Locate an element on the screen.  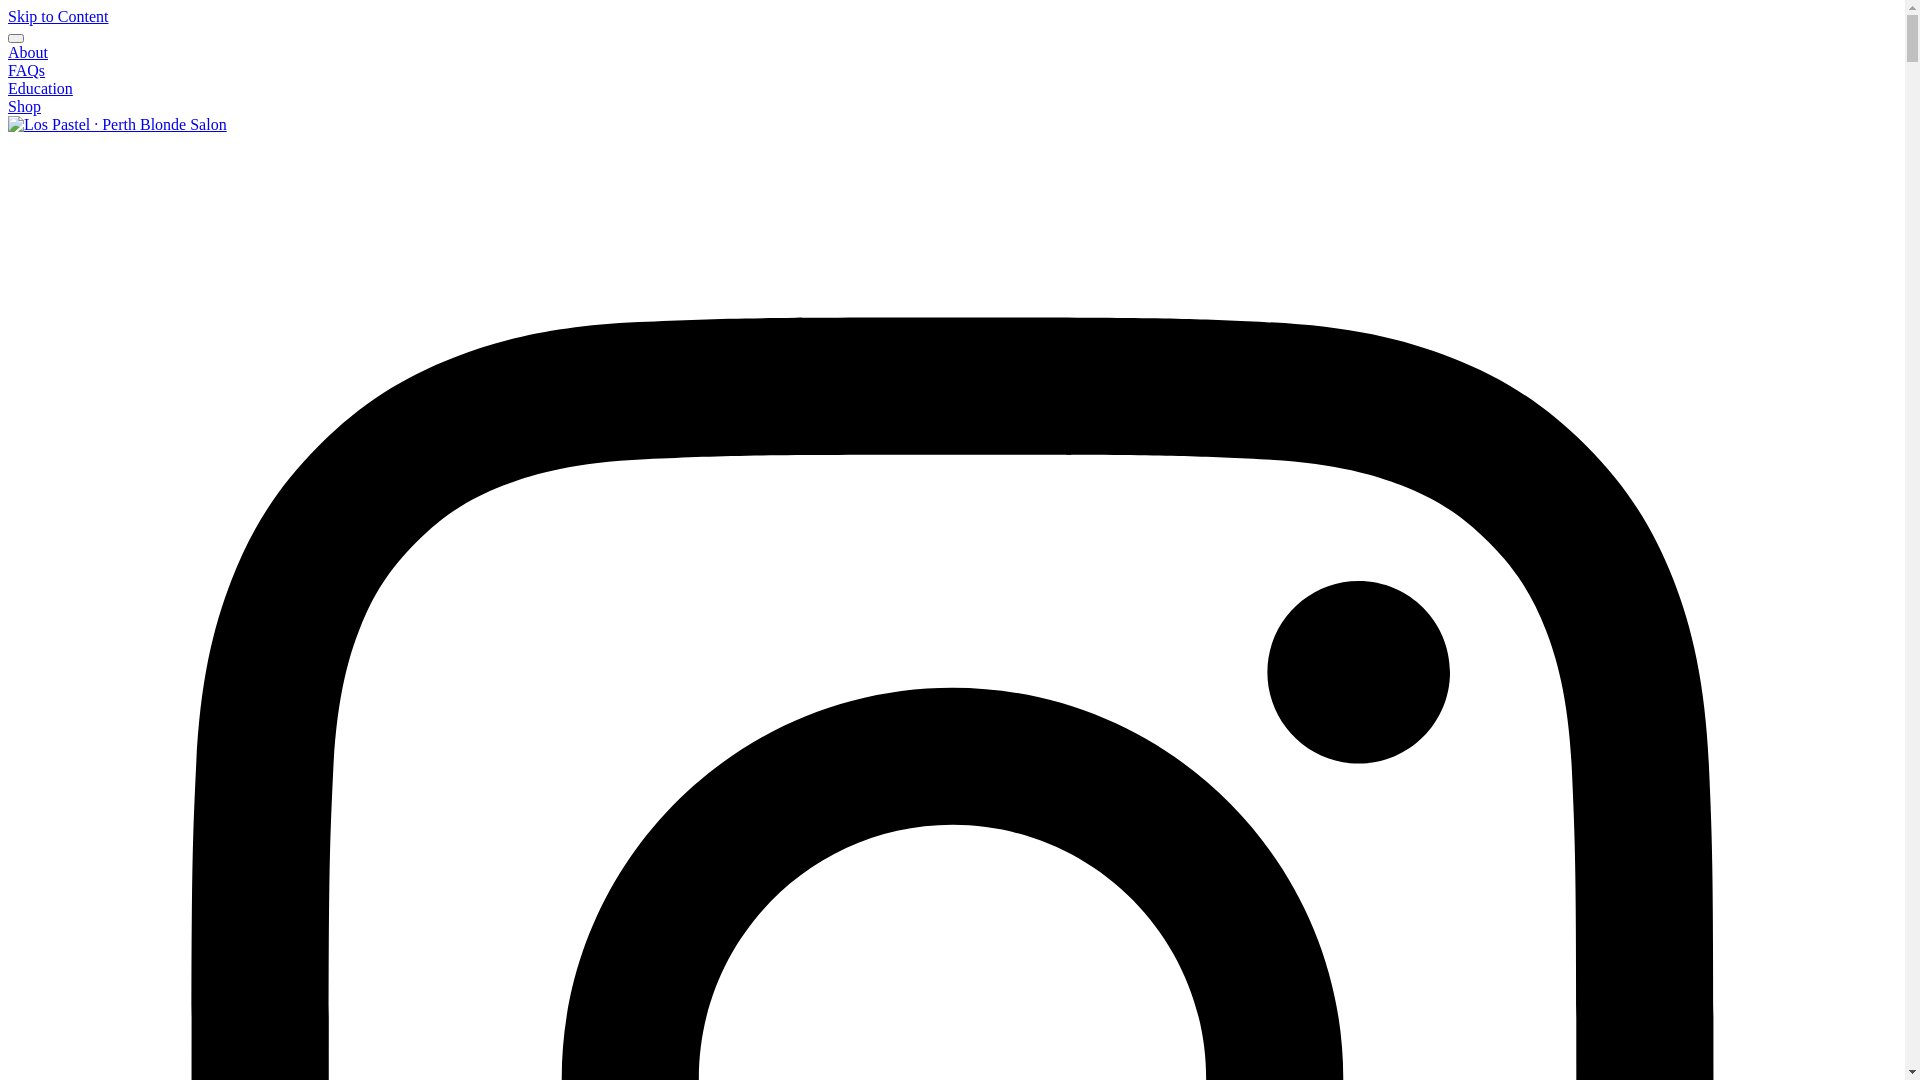
'Skip to Content' is located at coordinates (57, 16).